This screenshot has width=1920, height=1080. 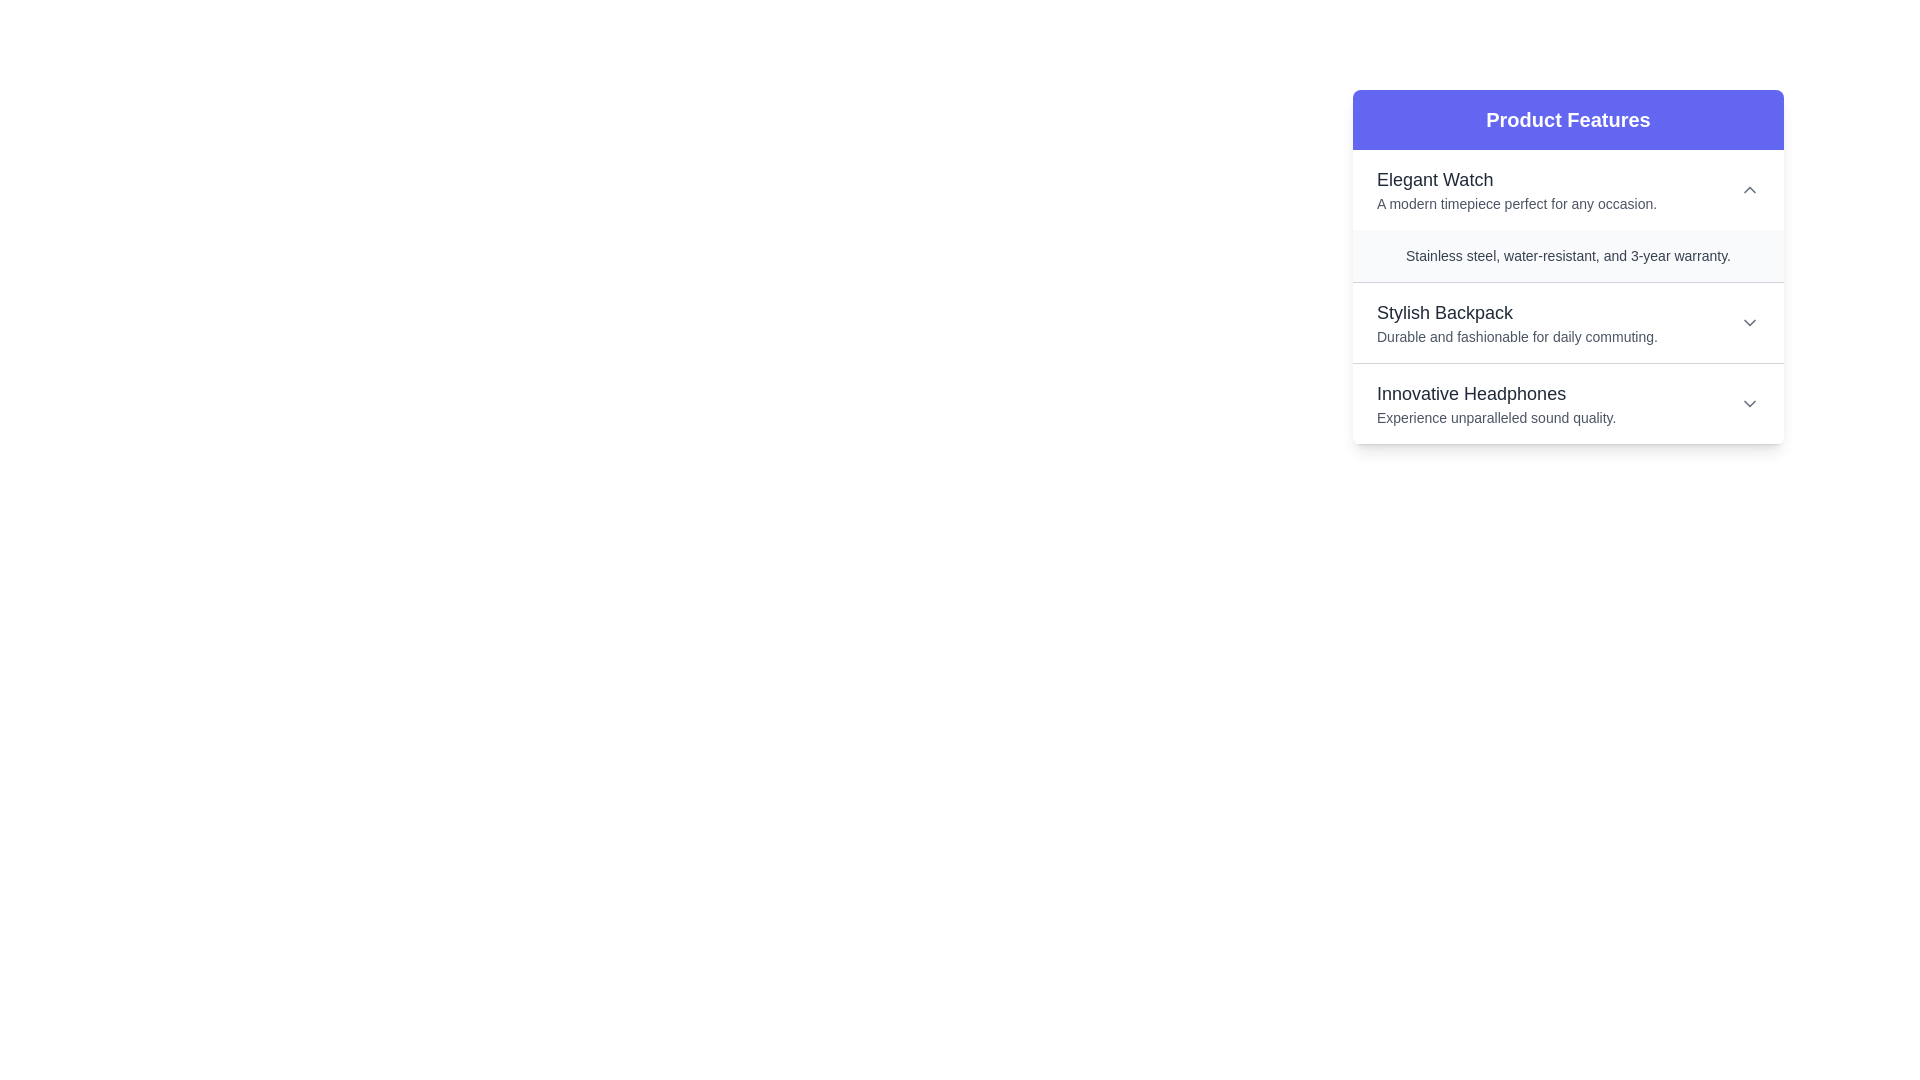 What do you see at coordinates (1567, 216) in the screenshot?
I see `the first collapsible section in the 'Product Features' section` at bounding box center [1567, 216].